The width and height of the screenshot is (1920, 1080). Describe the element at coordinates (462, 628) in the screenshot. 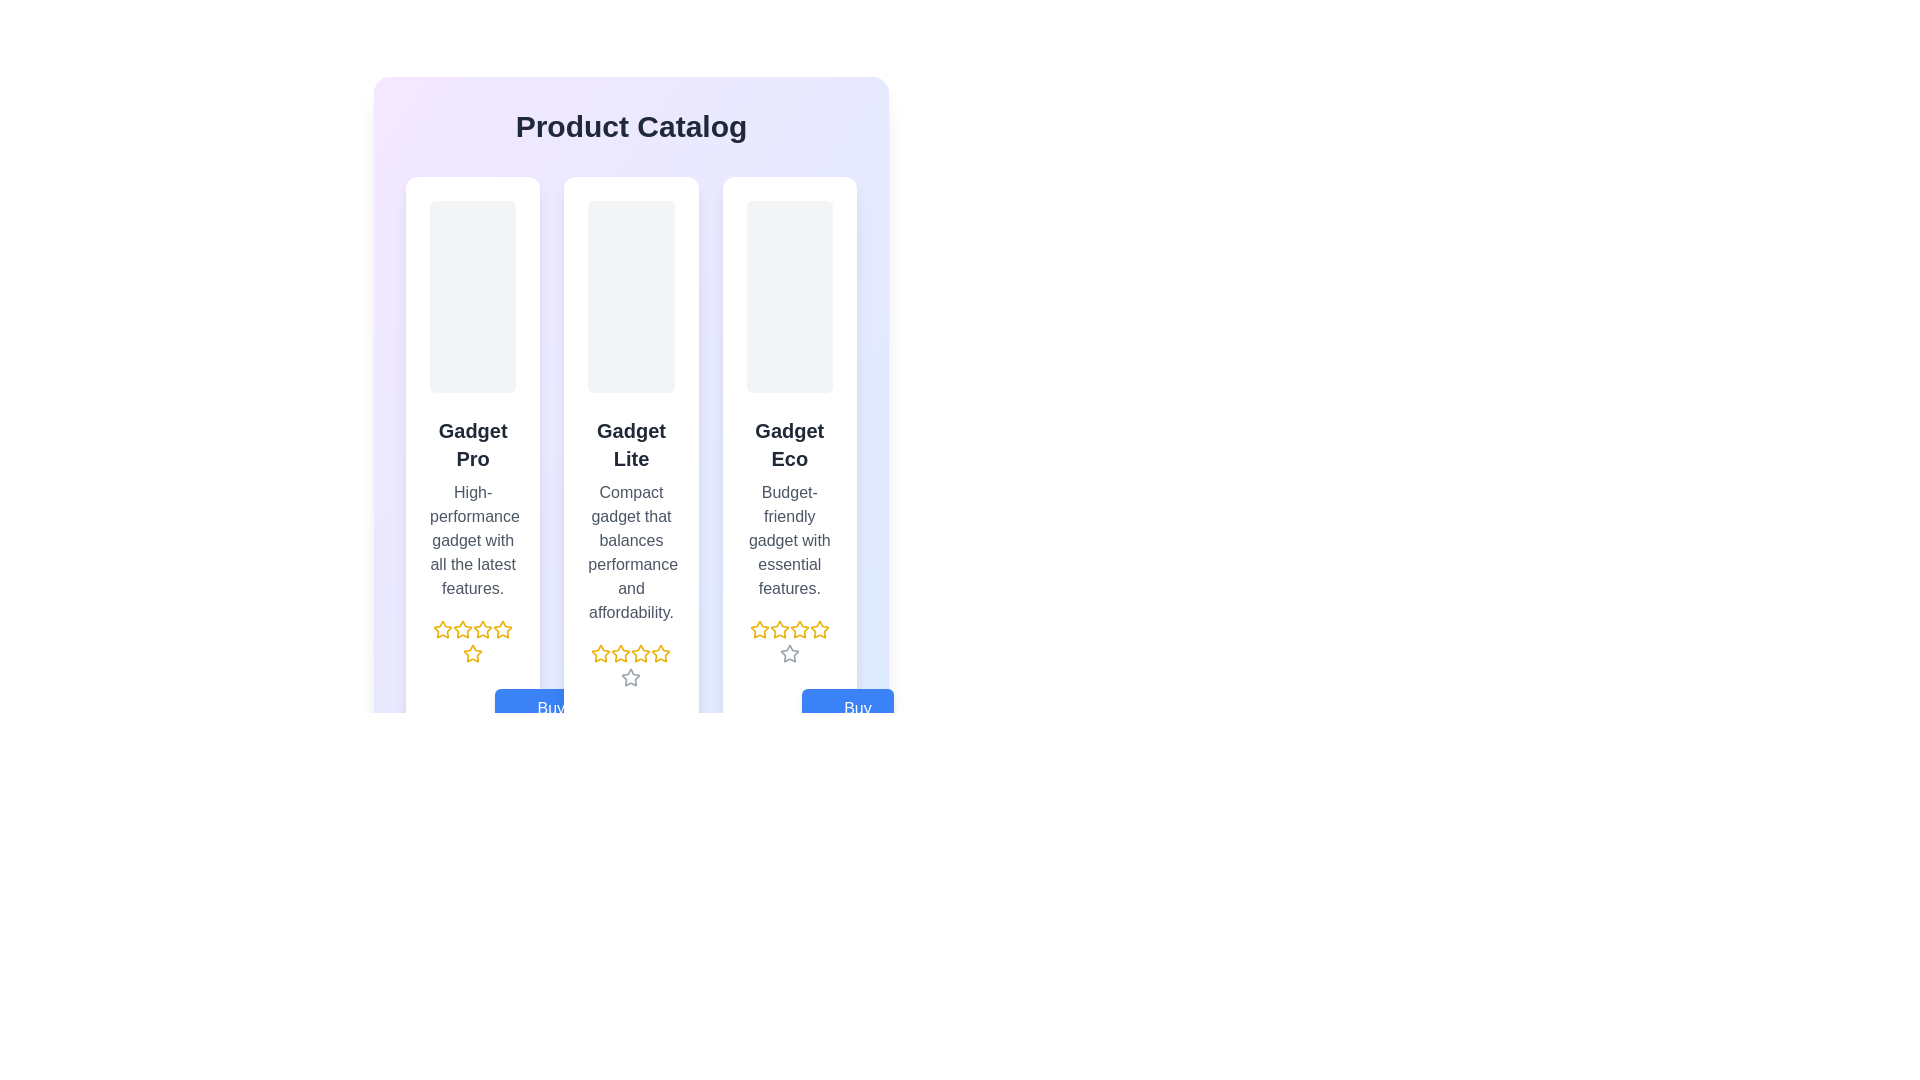

I see `the fourth star in the rating section of the 'Gadget Pro' card to assign a rating` at that location.